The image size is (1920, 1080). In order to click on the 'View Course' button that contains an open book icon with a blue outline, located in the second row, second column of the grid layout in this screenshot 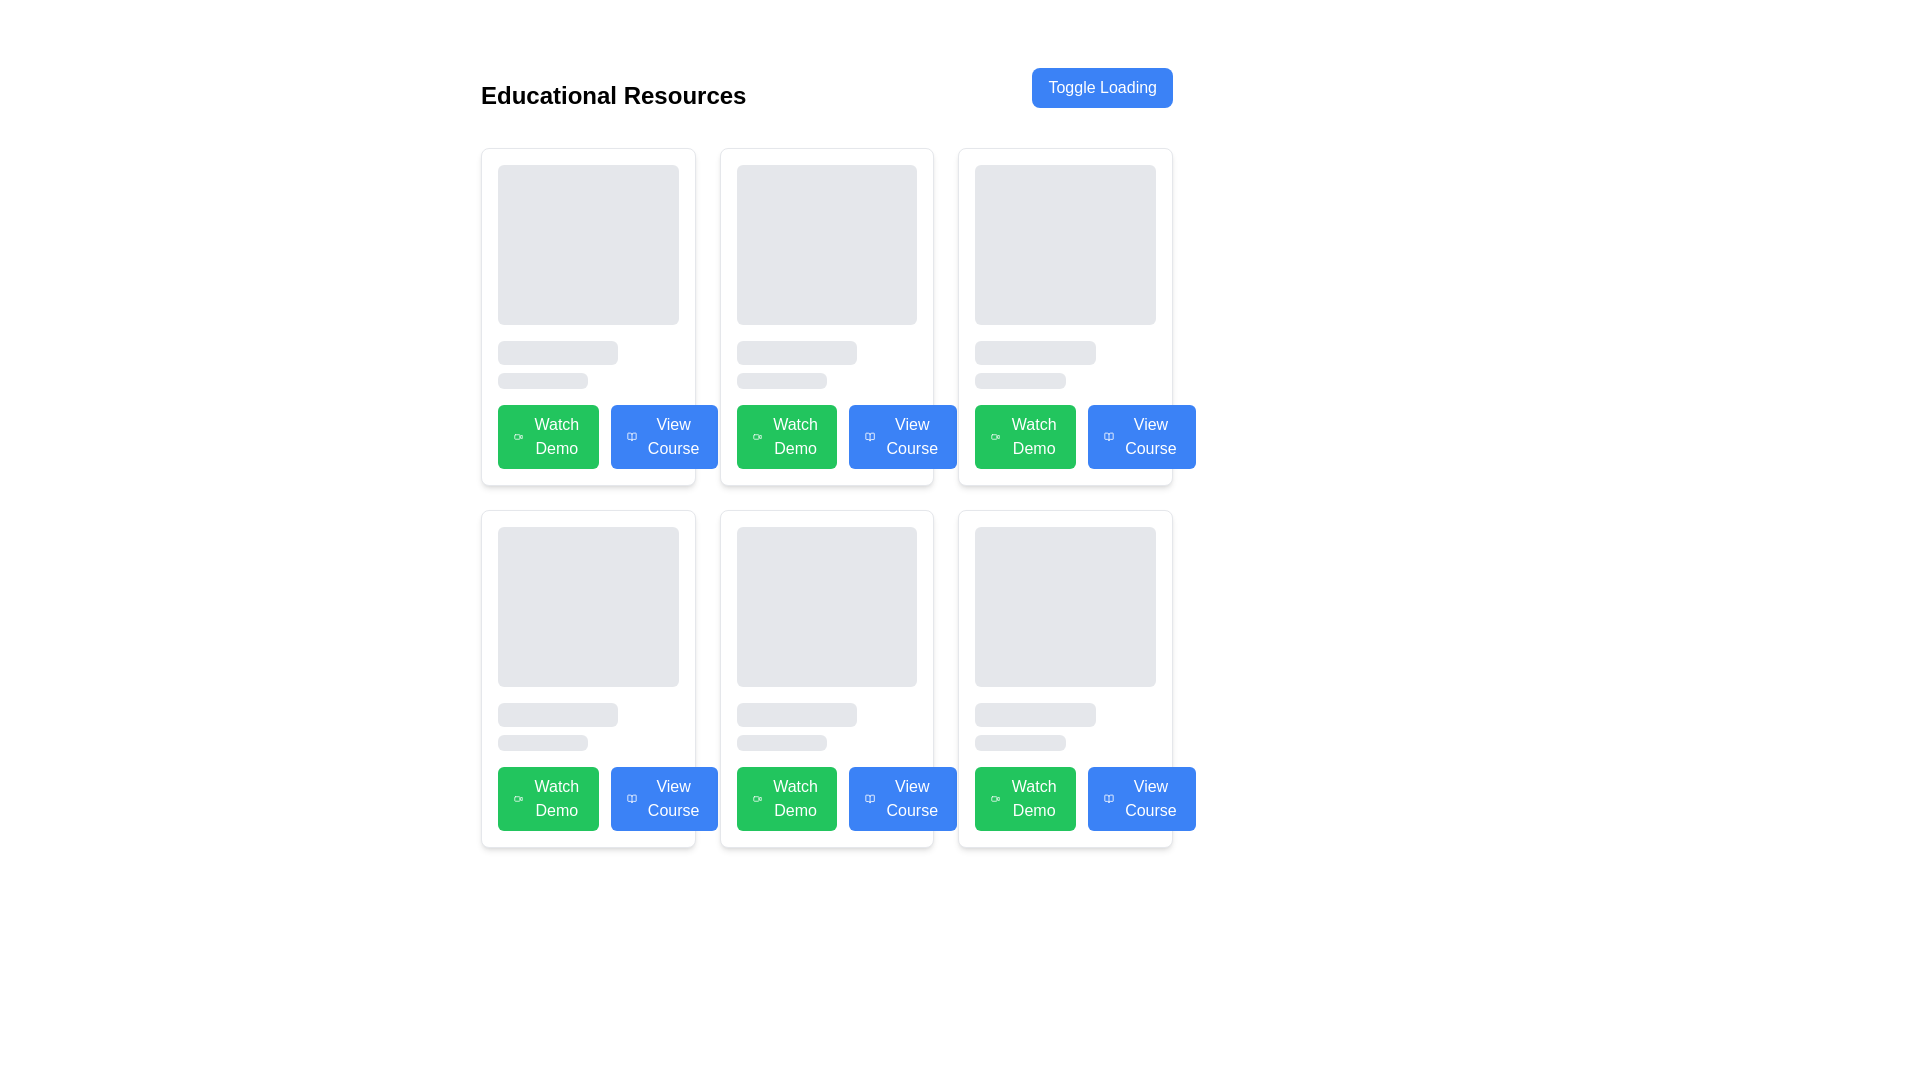, I will do `click(870, 797)`.